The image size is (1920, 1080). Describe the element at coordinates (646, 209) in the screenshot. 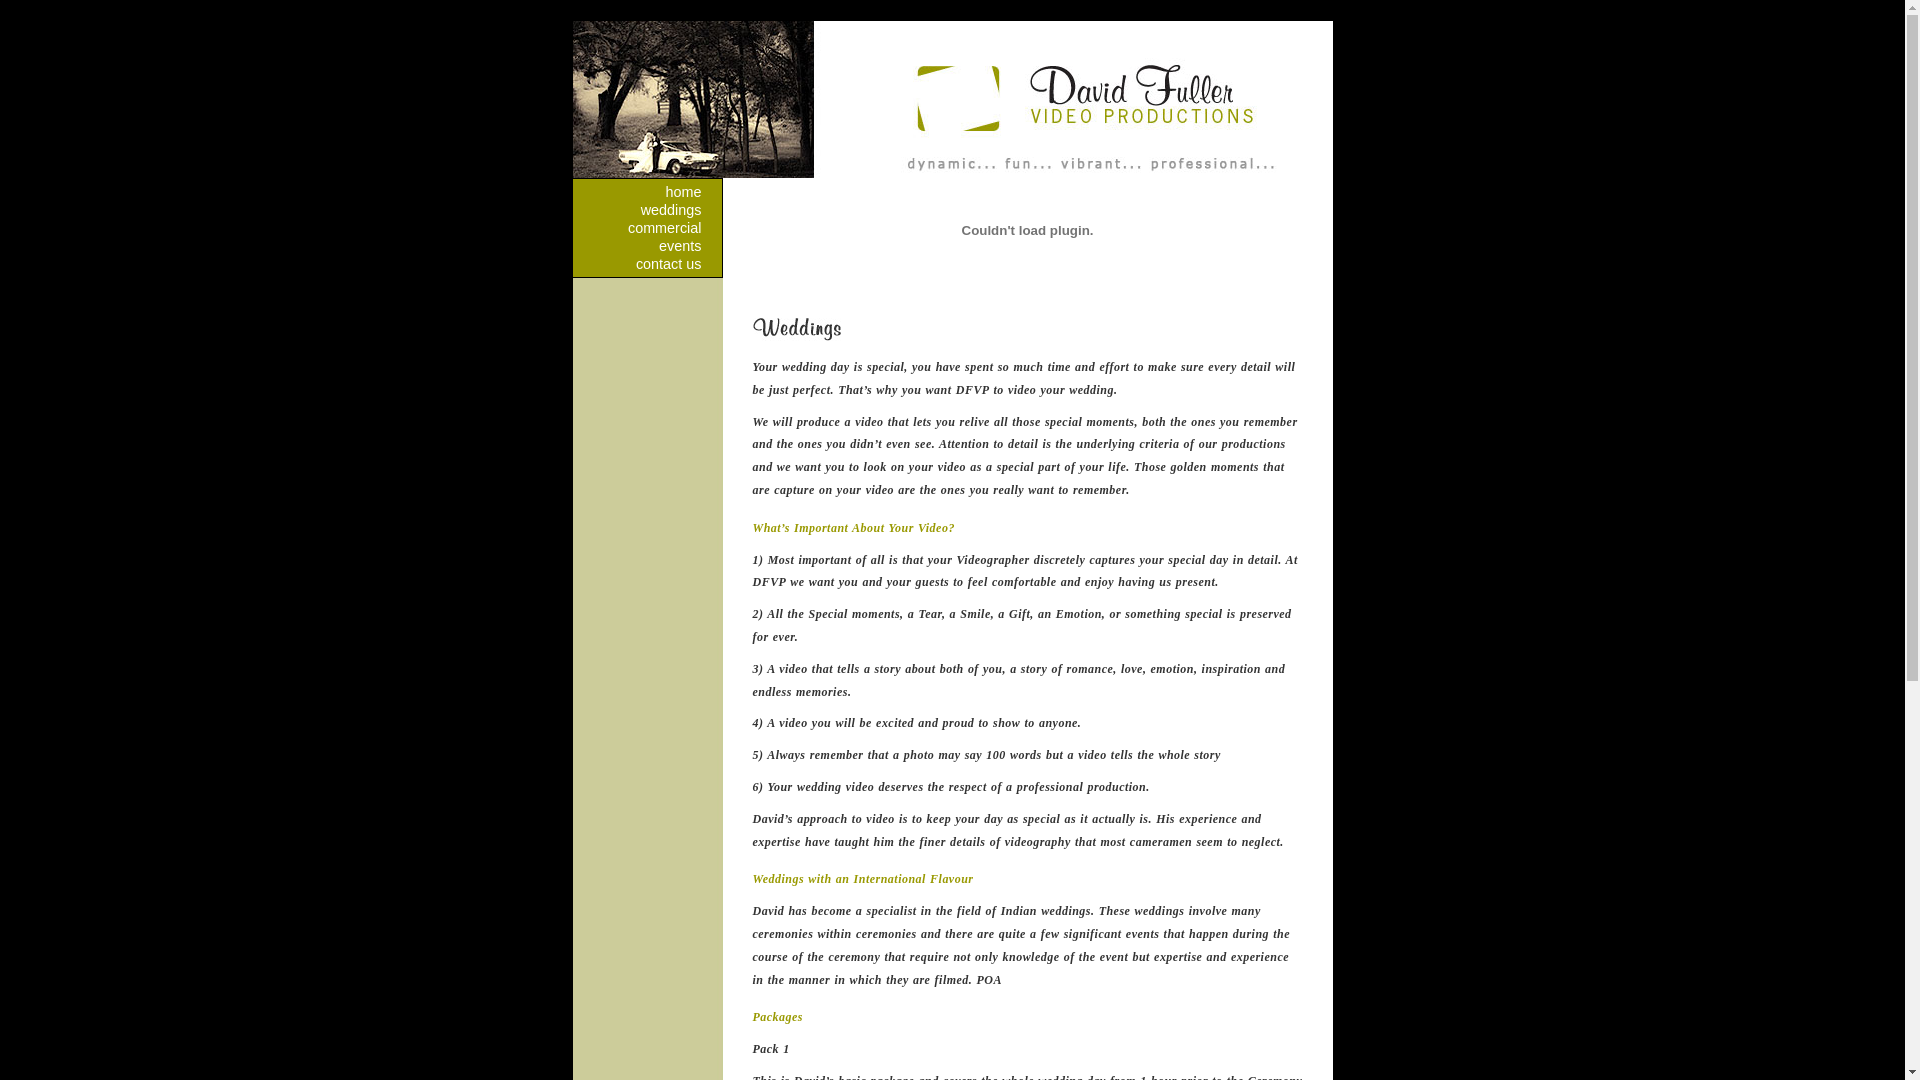

I see `'weddings'` at that location.